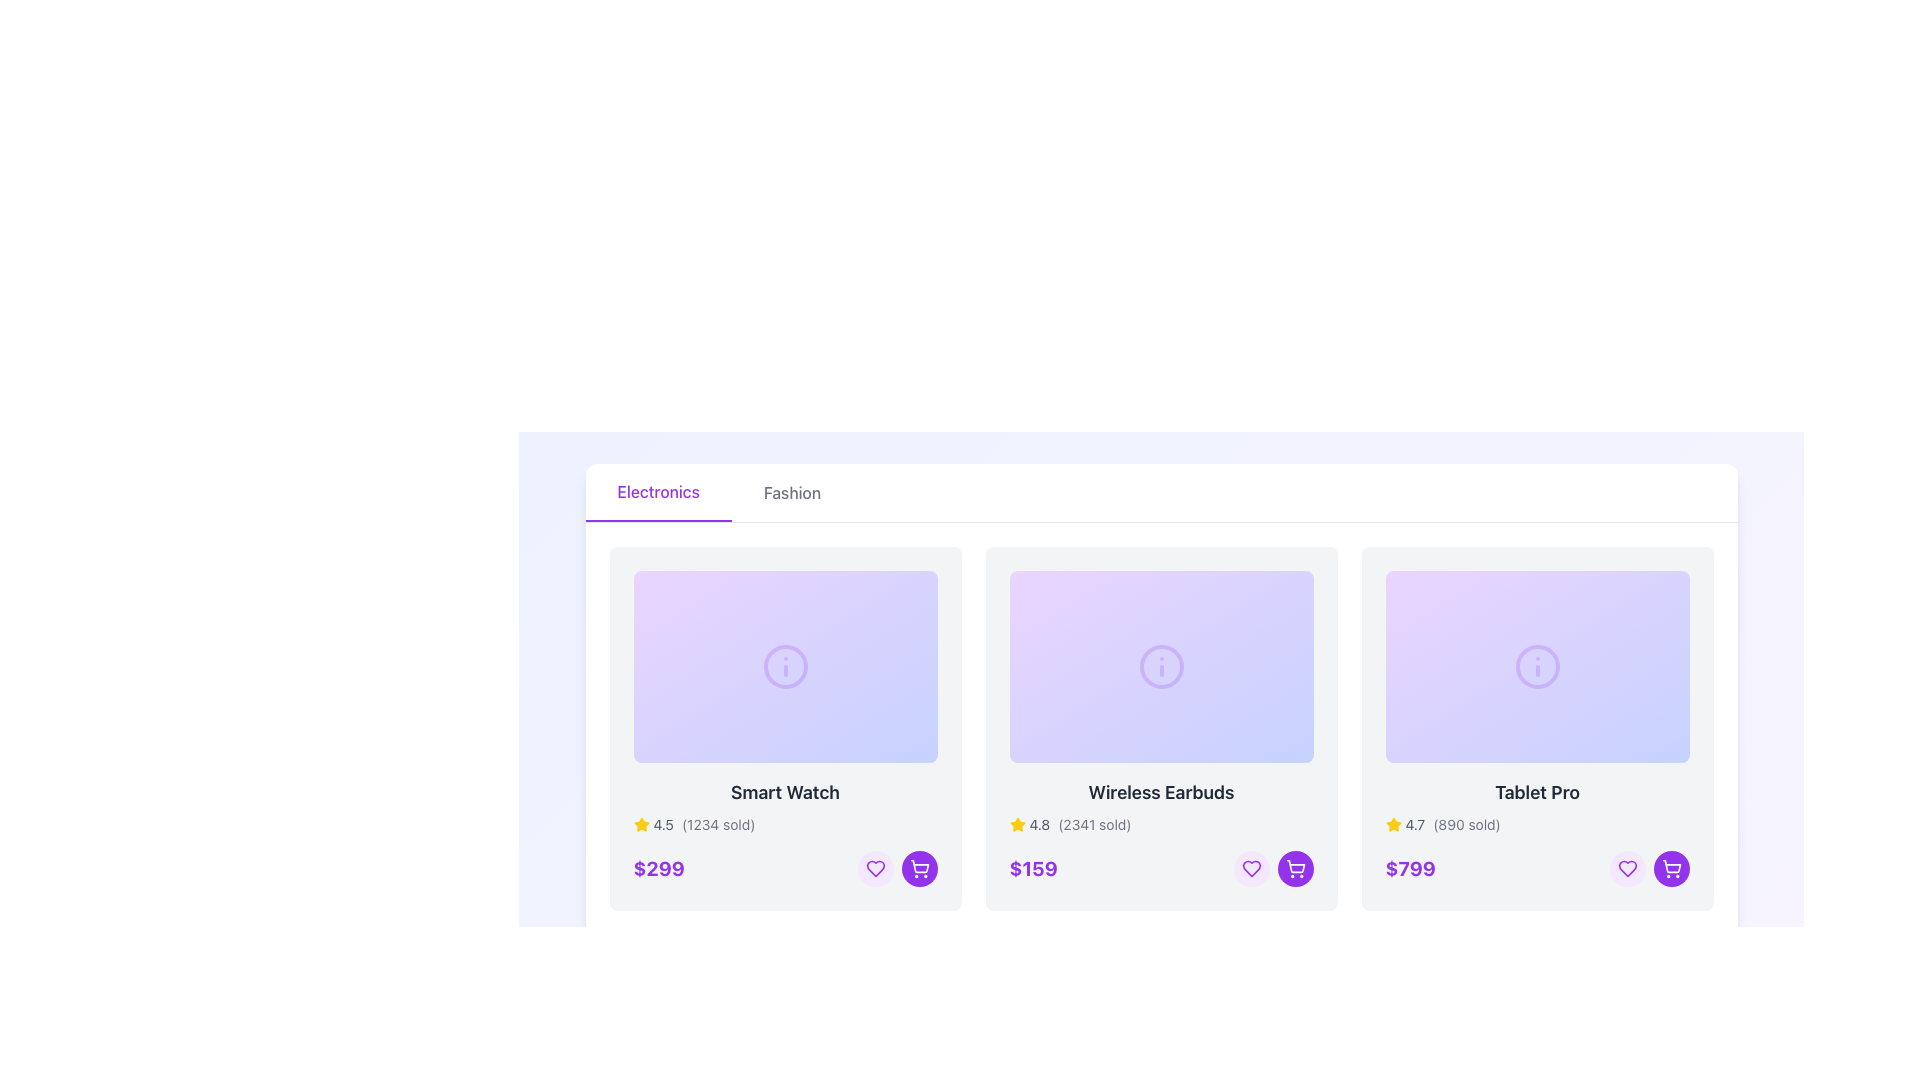 This screenshot has height=1080, width=1920. I want to click on the circular button with a vivid purple background and a white shopping cart icon, so click(1671, 867).